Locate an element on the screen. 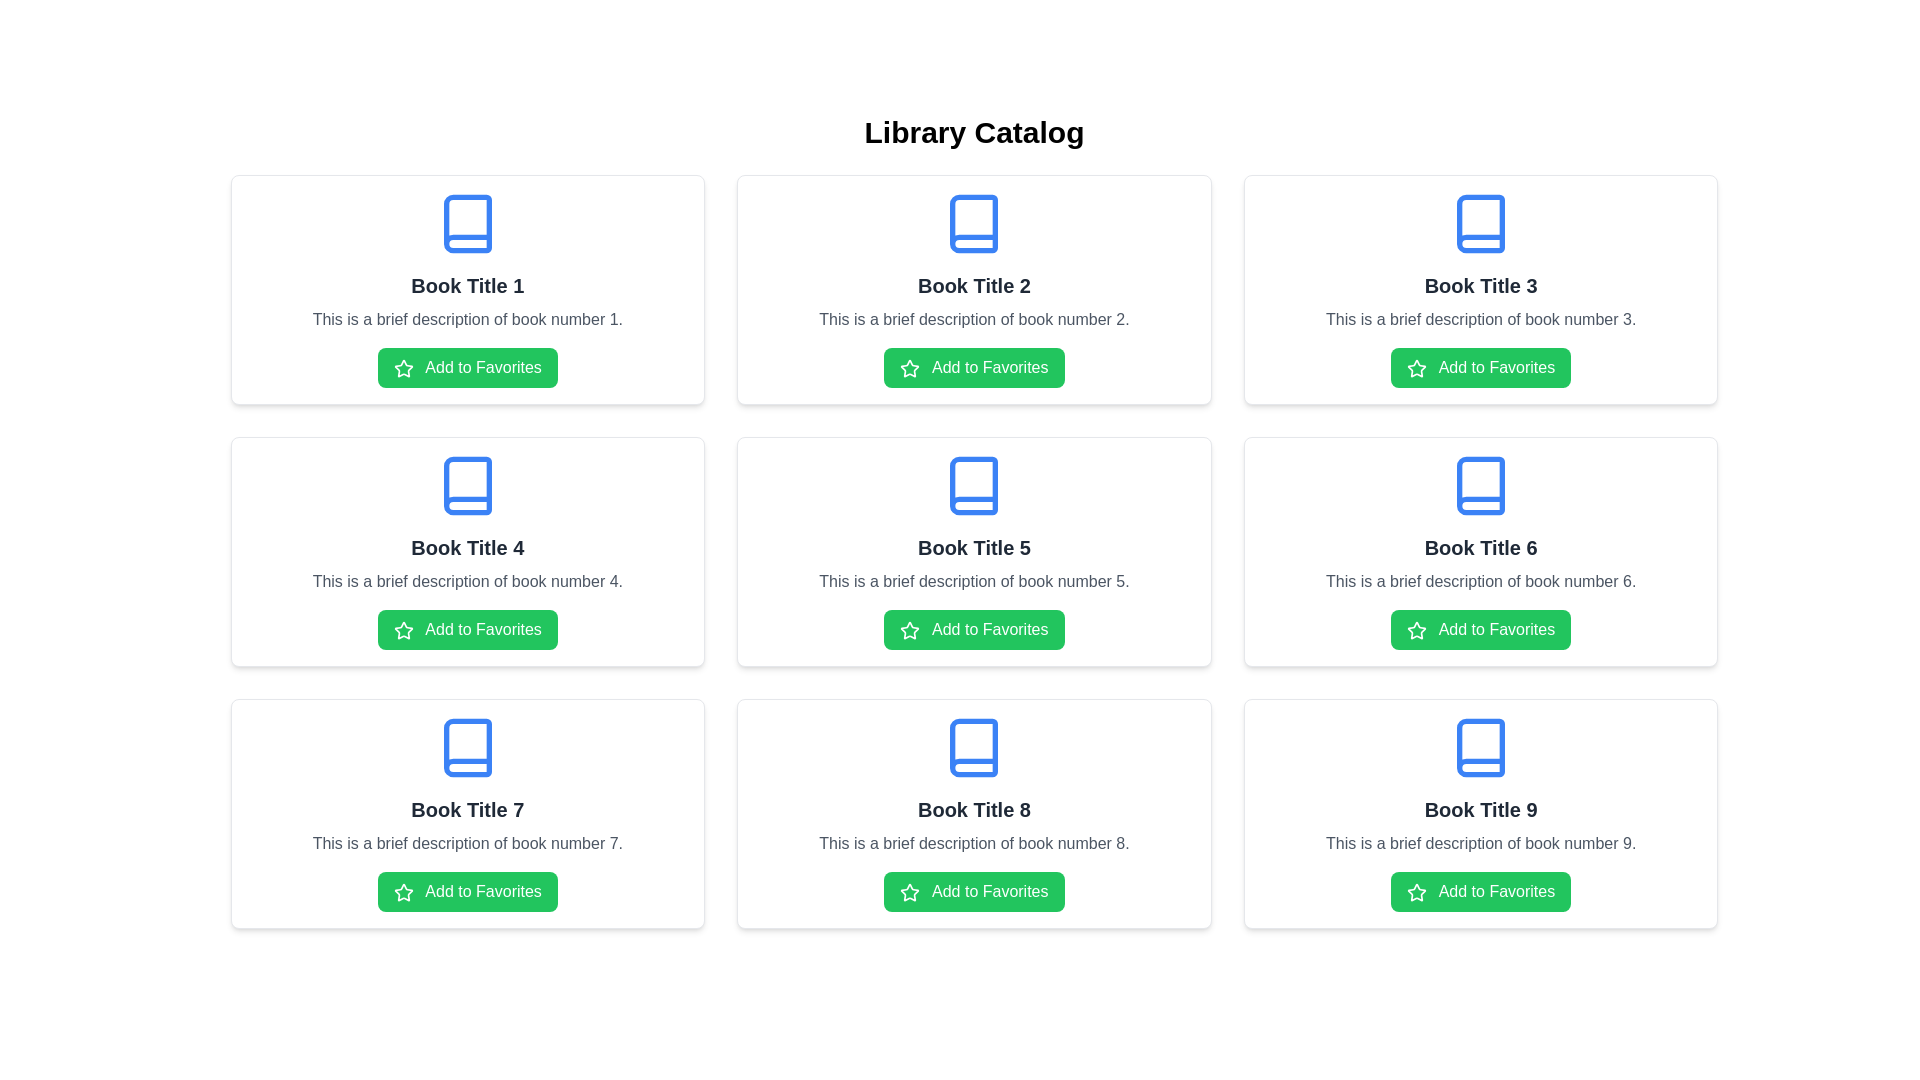 The width and height of the screenshot is (1920, 1080). the button that adds 'Book Title 4' to the favorites list for interaction is located at coordinates (466, 628).